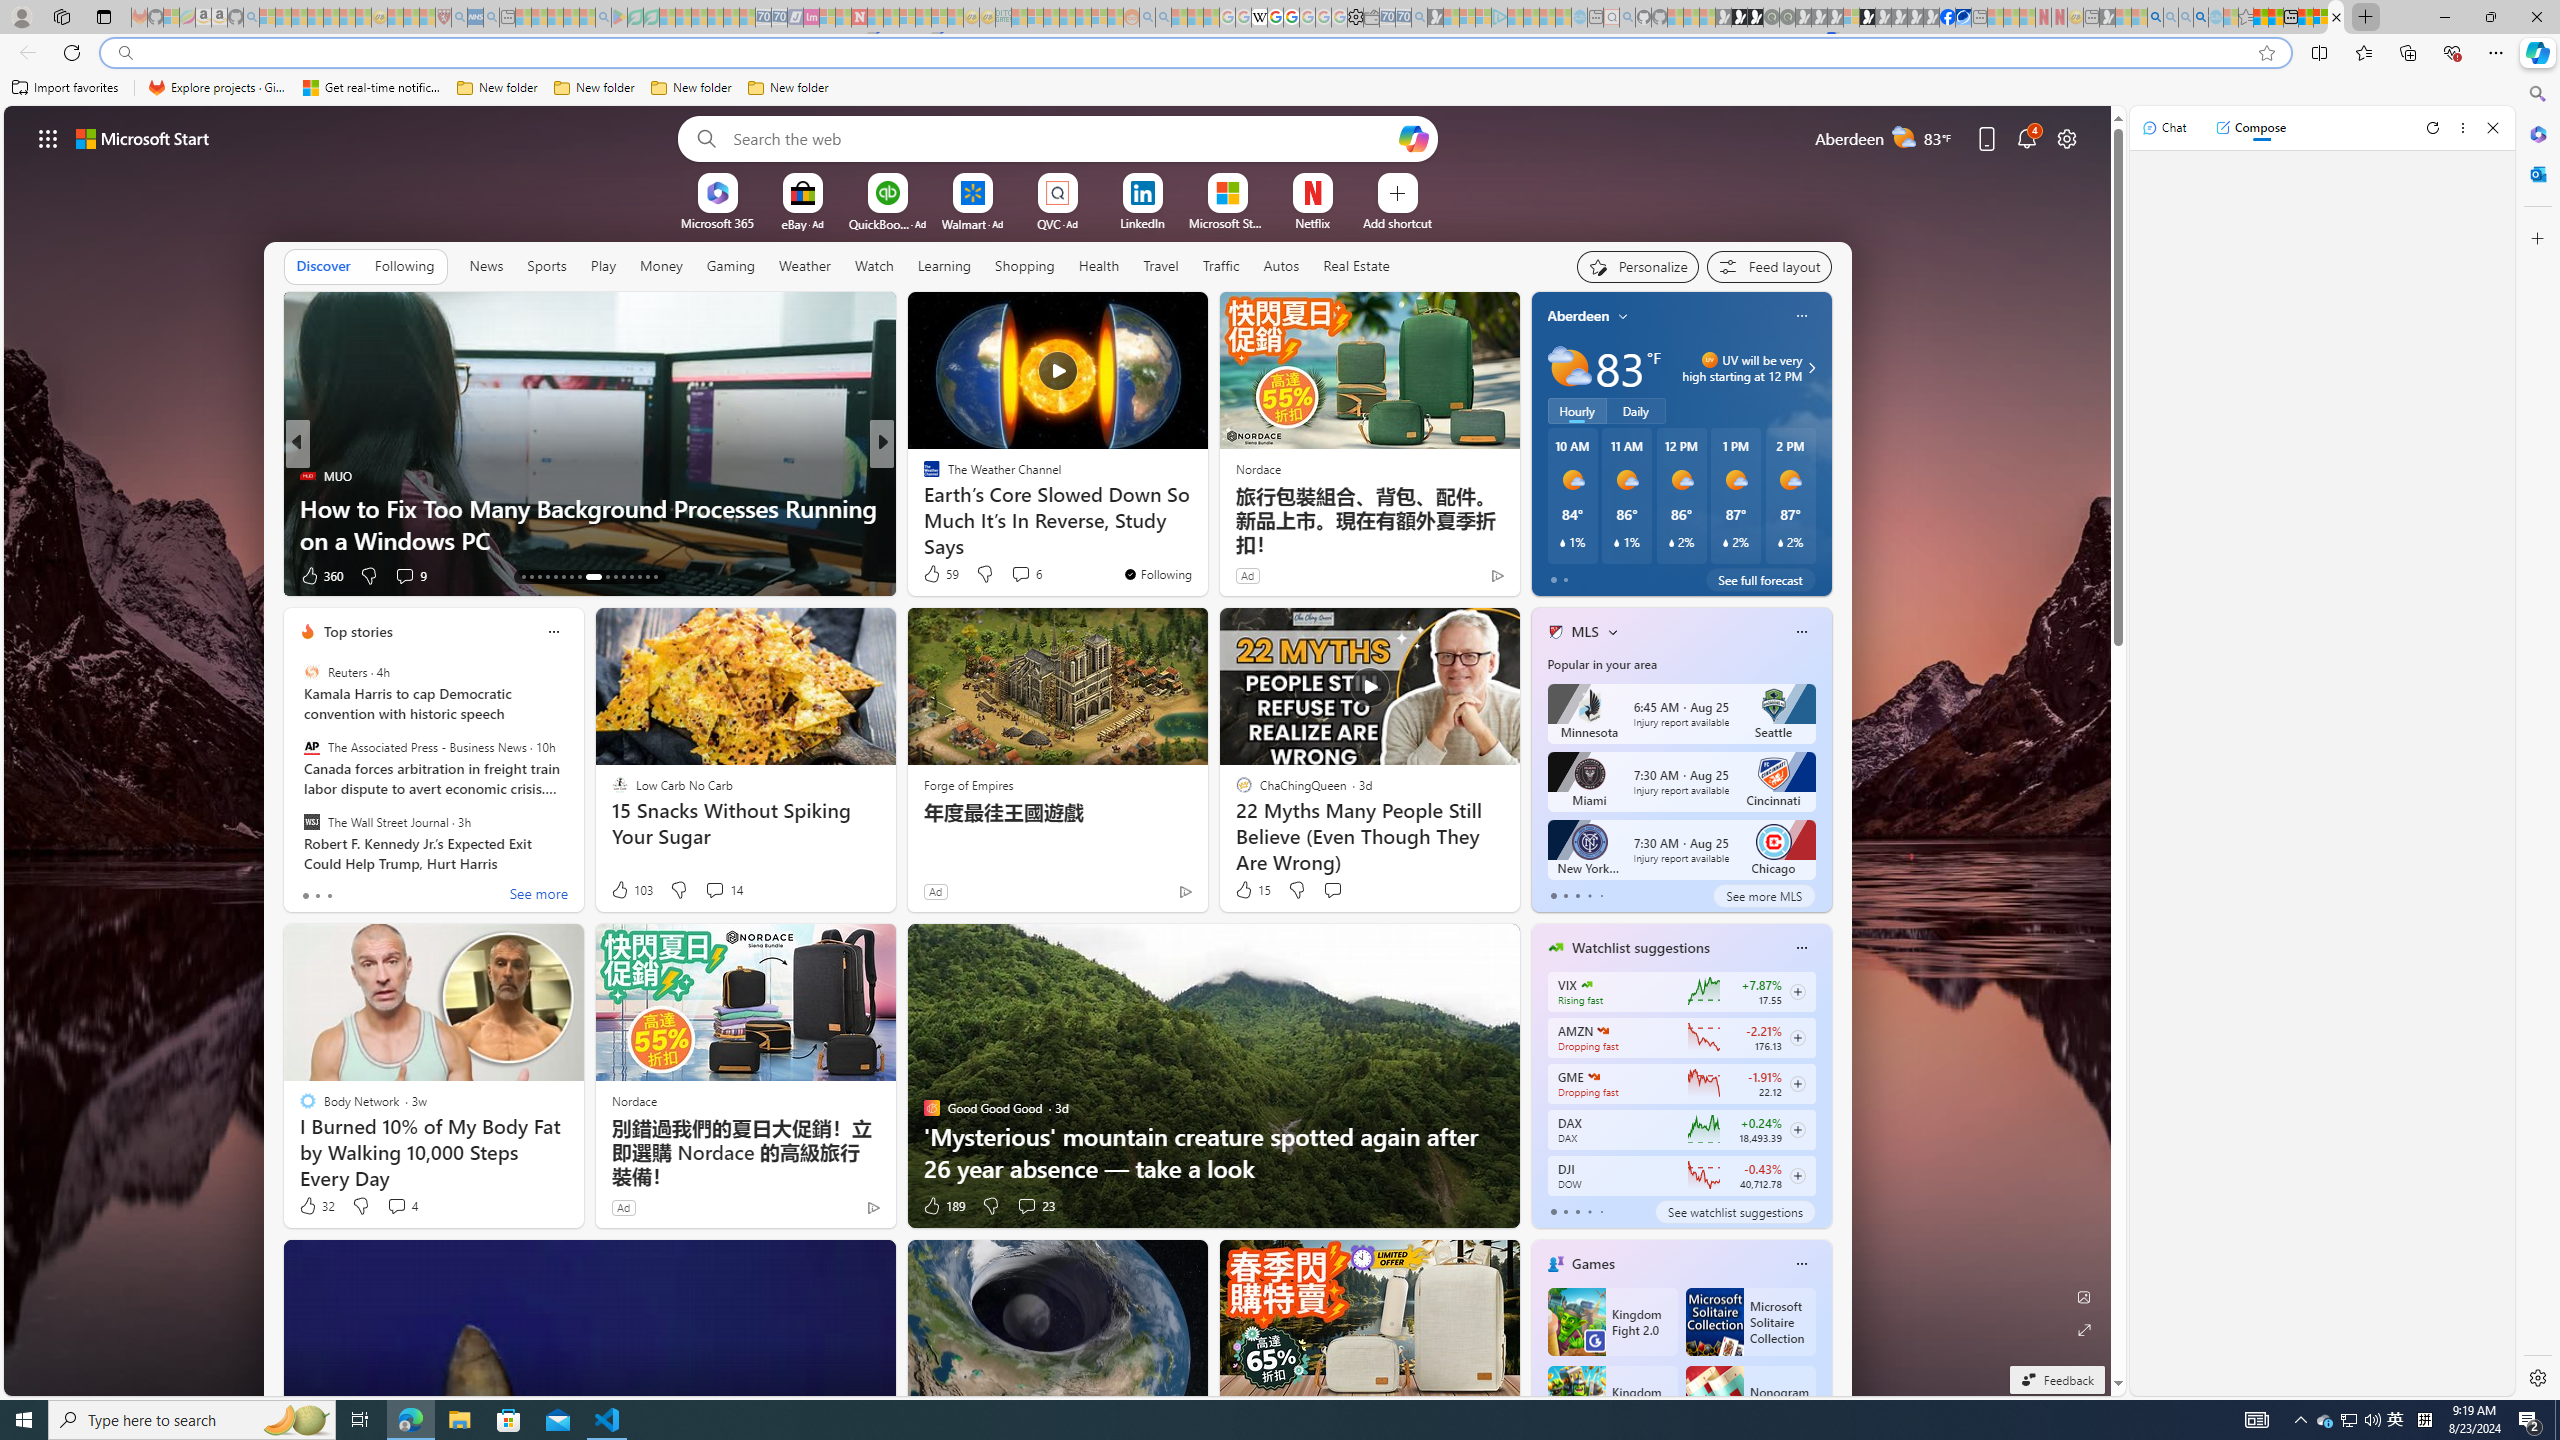  What do you see at coordinates (647, 577) in the screenshot?
I see `'AutomationID: tab-27'` at bounding box center [647, 577].